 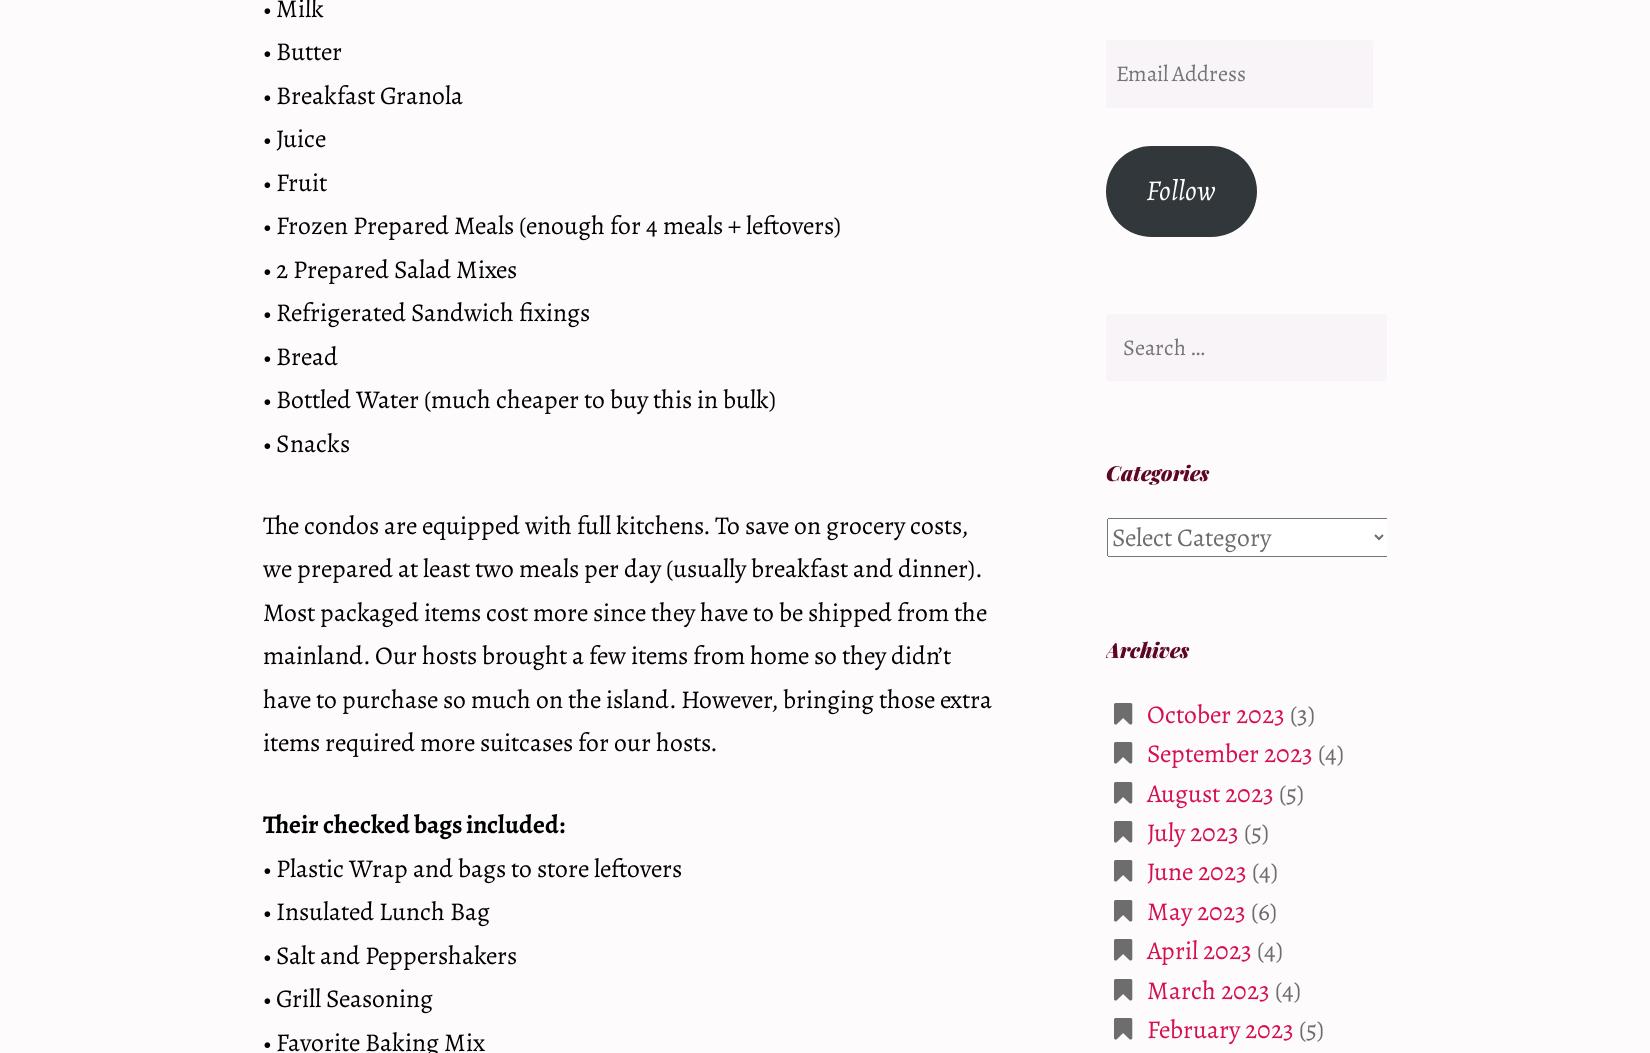 What do you see at coordinates (1105, 470) in the screenshot?
I see `'Categories'` at bounding box center [1105, 470].